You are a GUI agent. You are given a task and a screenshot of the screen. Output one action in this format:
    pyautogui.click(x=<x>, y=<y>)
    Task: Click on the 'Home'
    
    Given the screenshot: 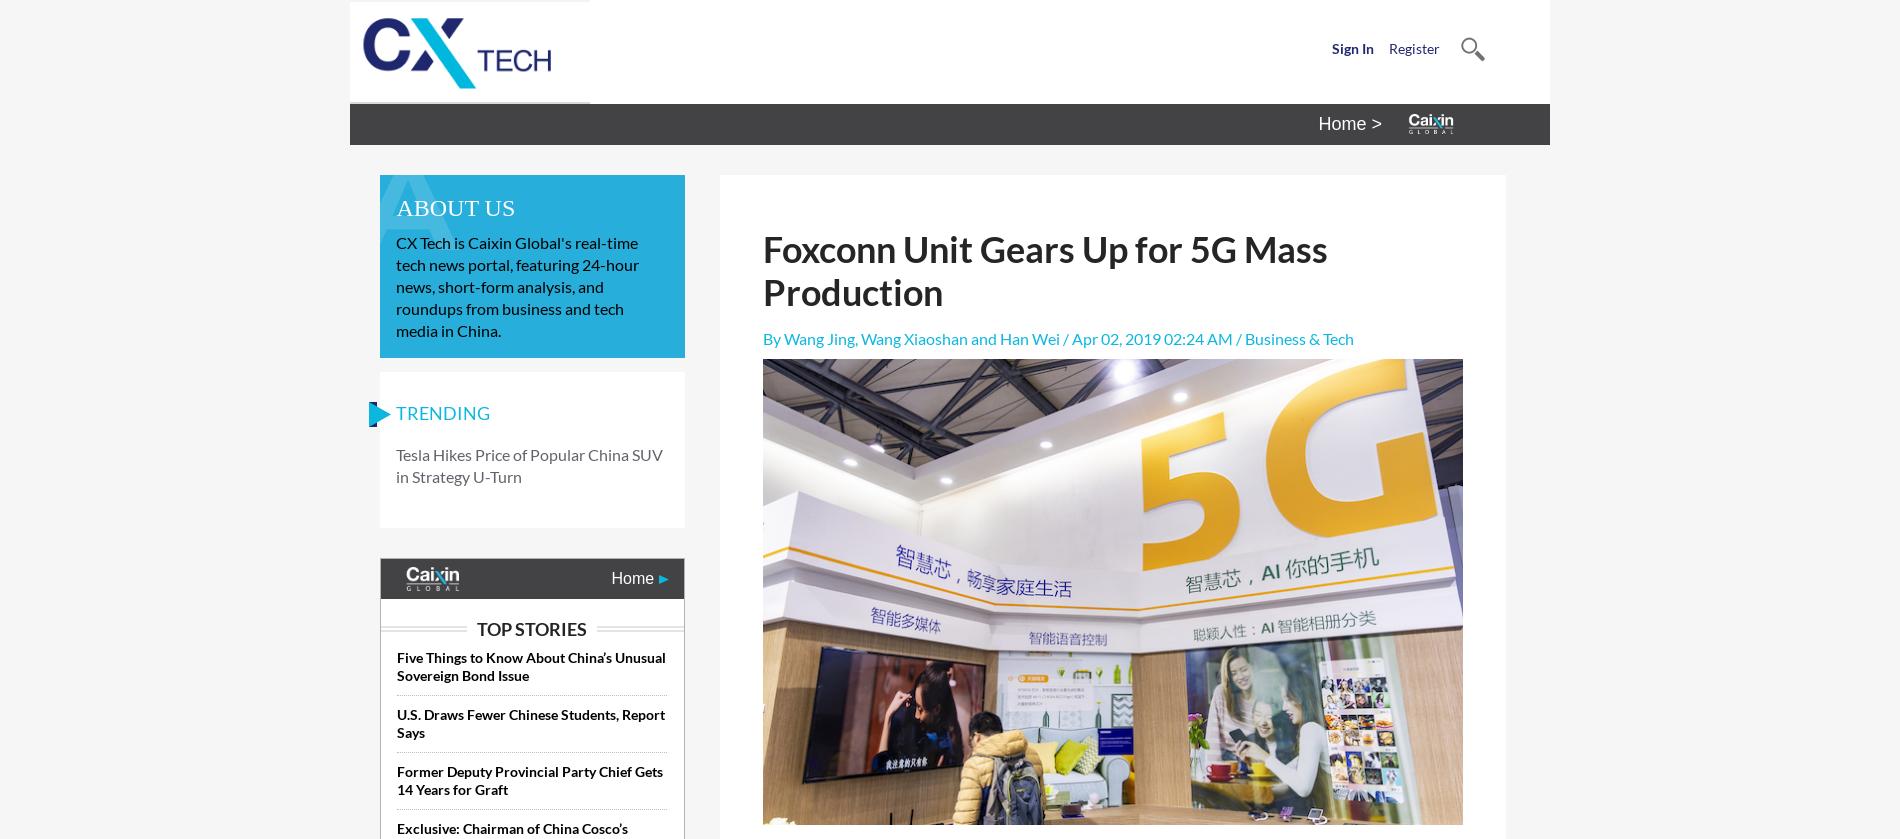 What is the action you would take?
    pyautogui.click(x=634, y=577)
    